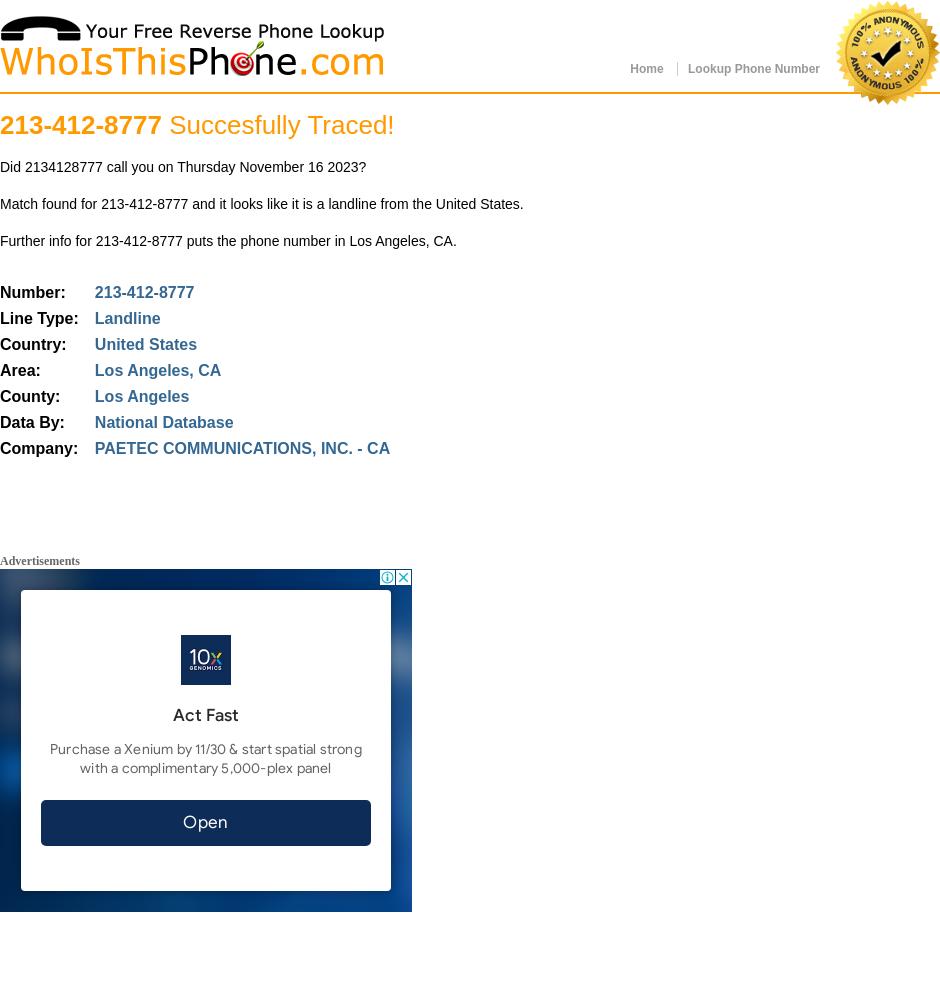  I want to click on 'Line Type:', so click(39, 317).